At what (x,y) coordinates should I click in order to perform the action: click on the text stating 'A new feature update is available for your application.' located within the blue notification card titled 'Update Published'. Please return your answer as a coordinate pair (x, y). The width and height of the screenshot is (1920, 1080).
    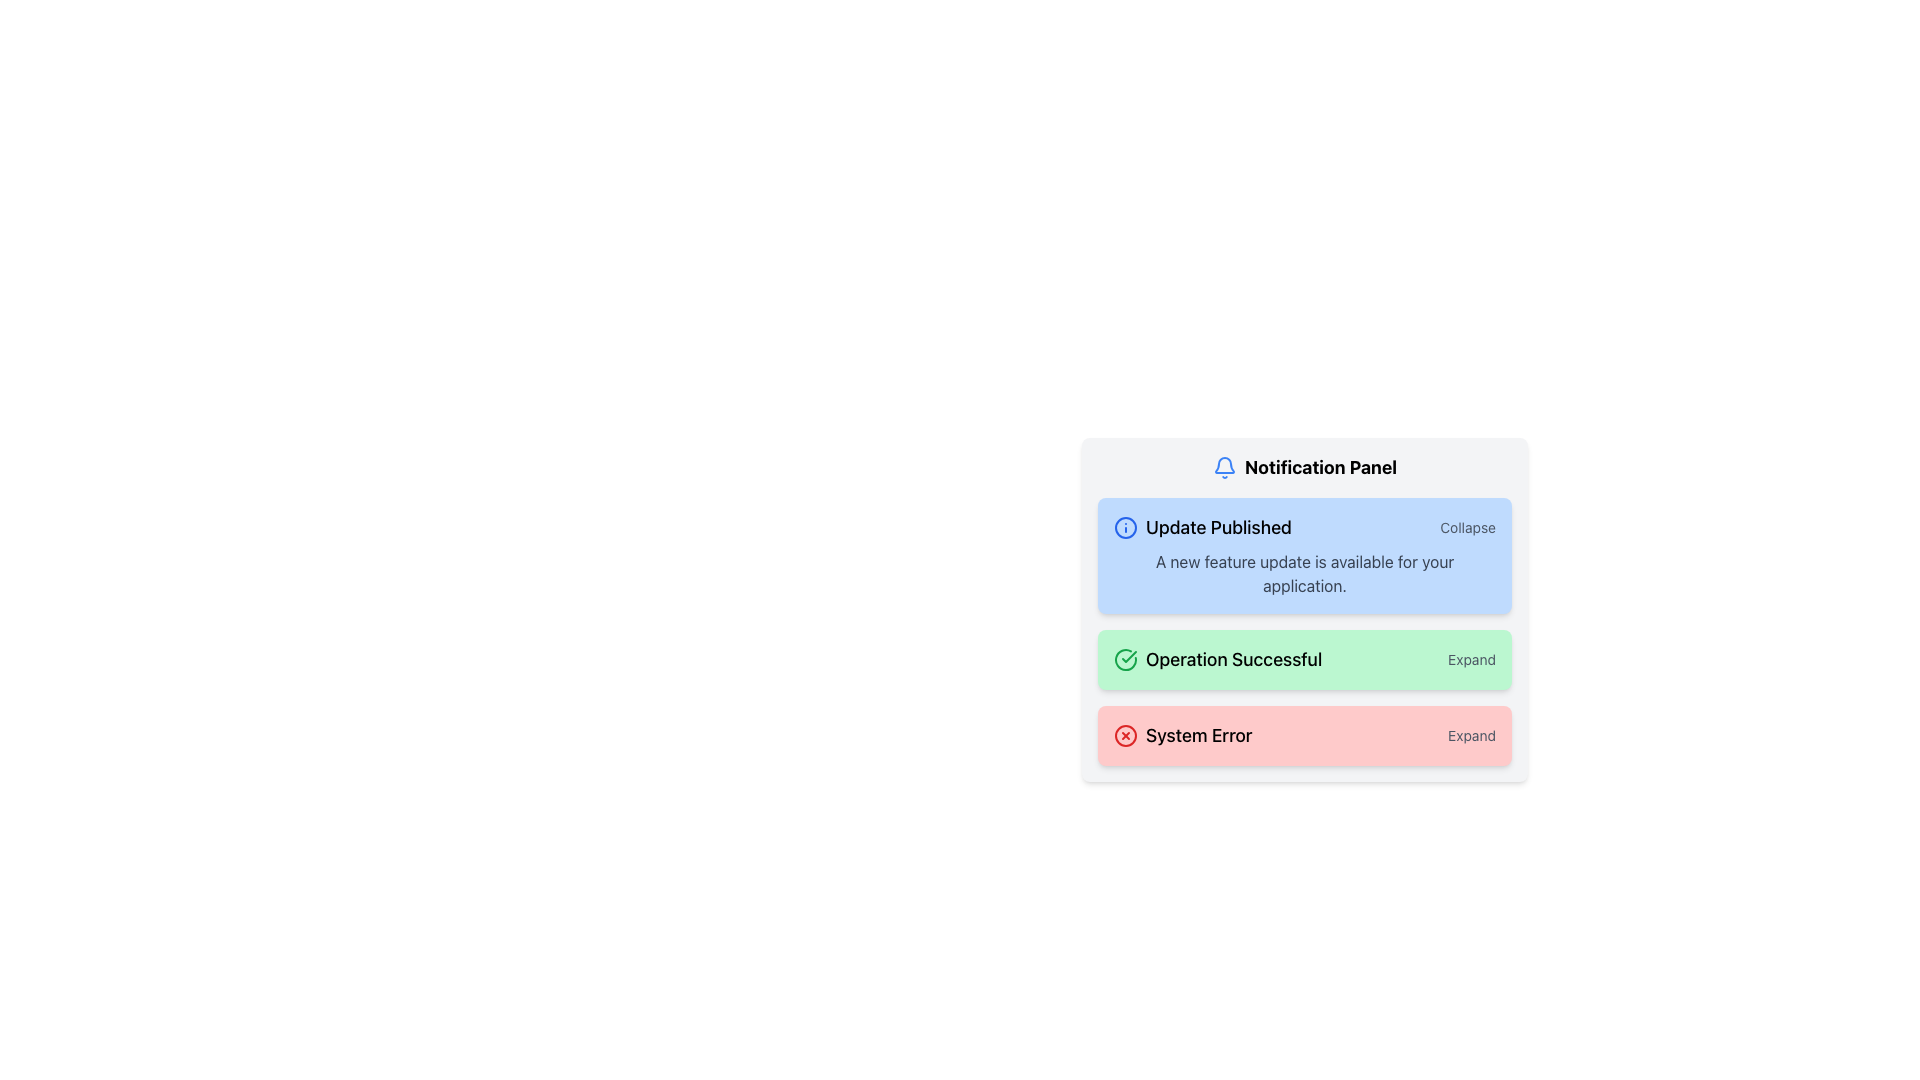
    Looking at the image, I should click on (1305, 574).